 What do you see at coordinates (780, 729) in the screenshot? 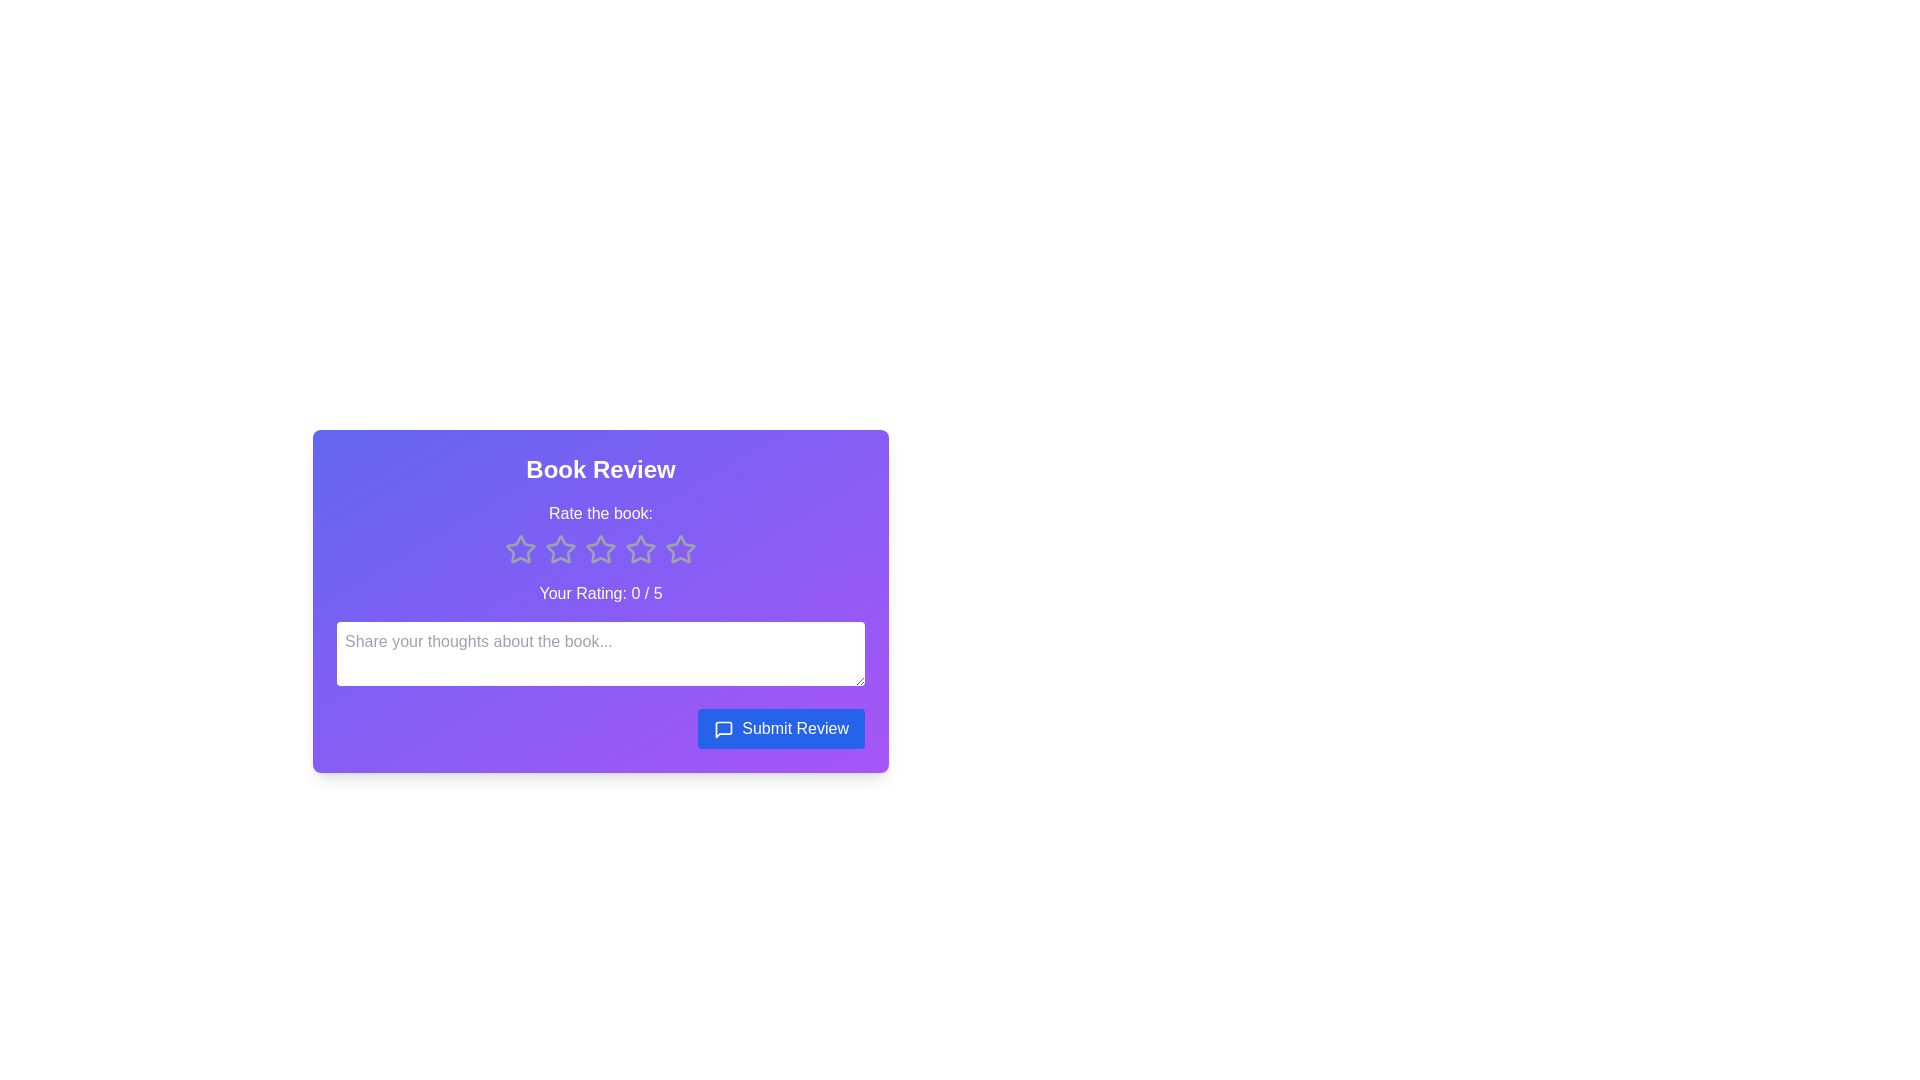
I see `the 'Submit Review' button to submit the review` at bounding box center [780, 729].